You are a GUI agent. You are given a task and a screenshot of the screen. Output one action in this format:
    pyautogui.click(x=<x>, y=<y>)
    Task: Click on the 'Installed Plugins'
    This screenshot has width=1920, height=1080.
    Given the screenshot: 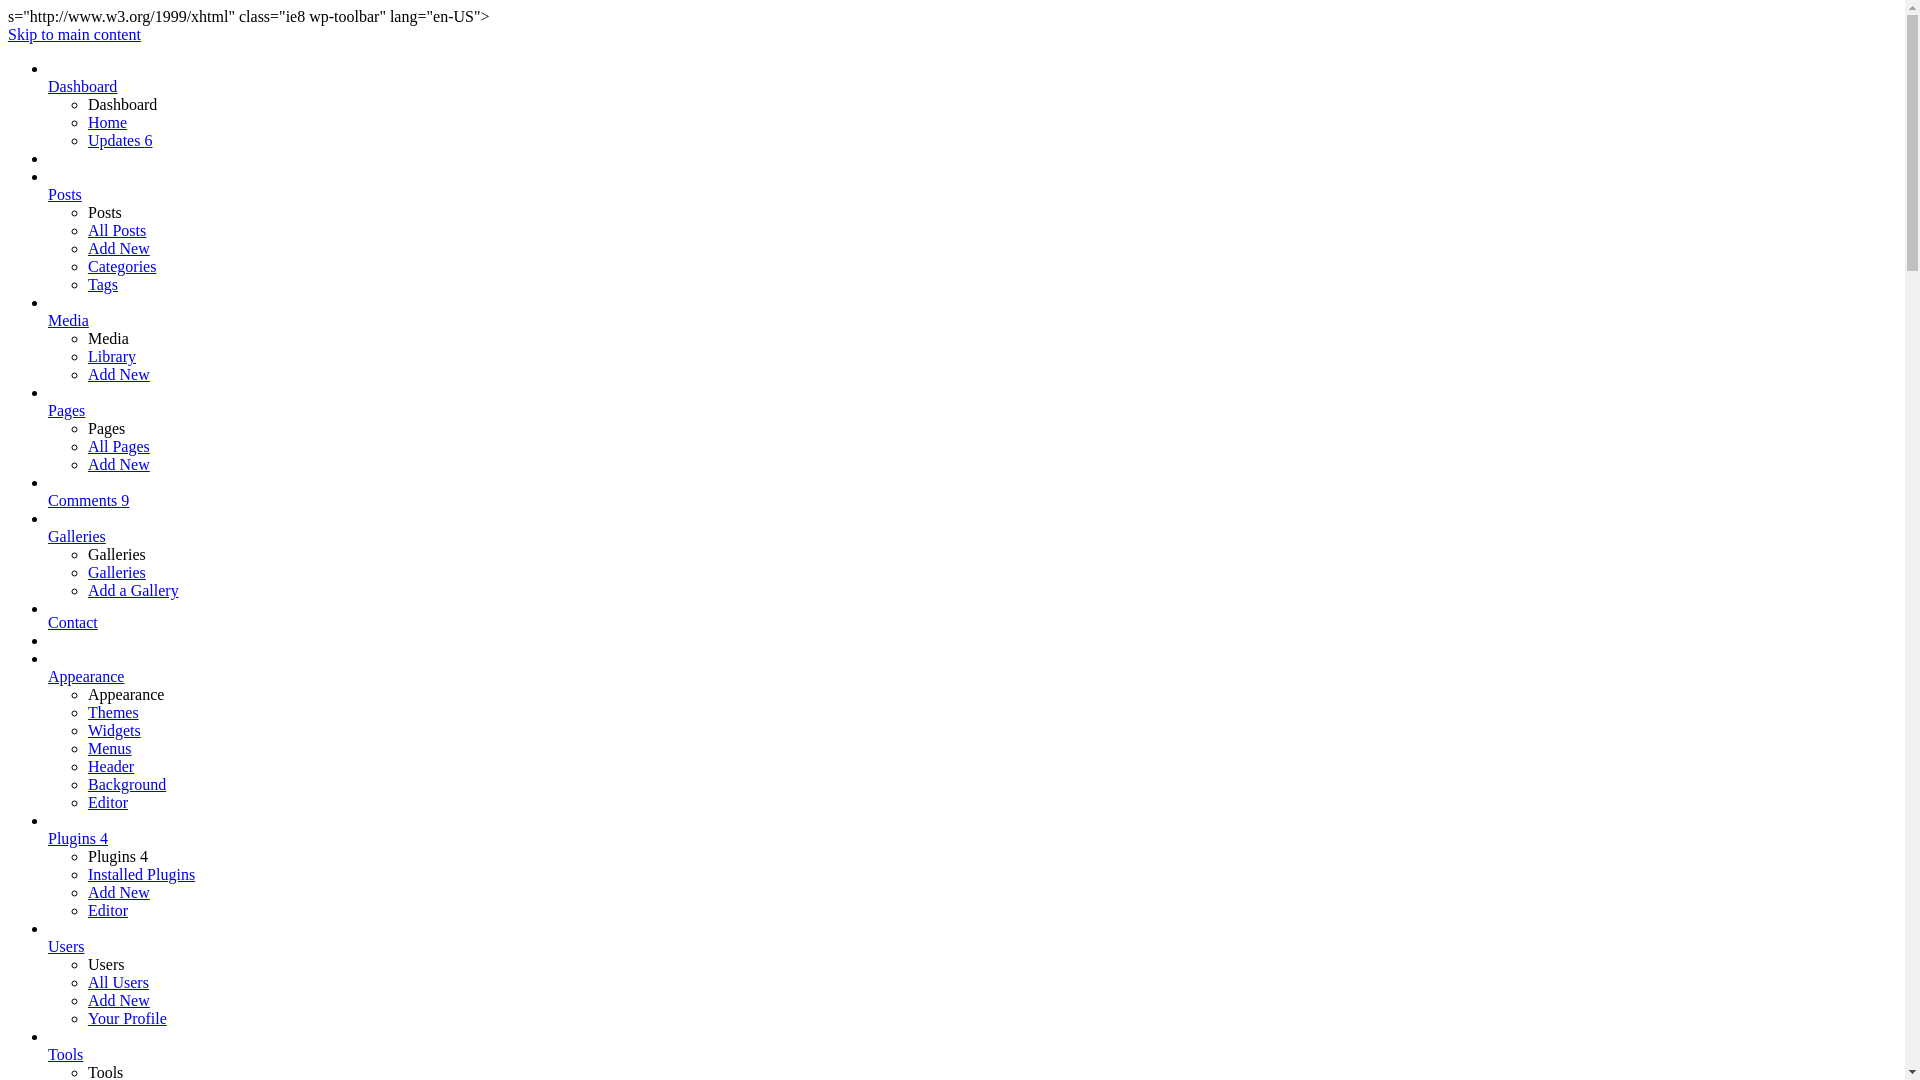 What is the action you would take?
    pyautogui.click(x=86, y=873)
    